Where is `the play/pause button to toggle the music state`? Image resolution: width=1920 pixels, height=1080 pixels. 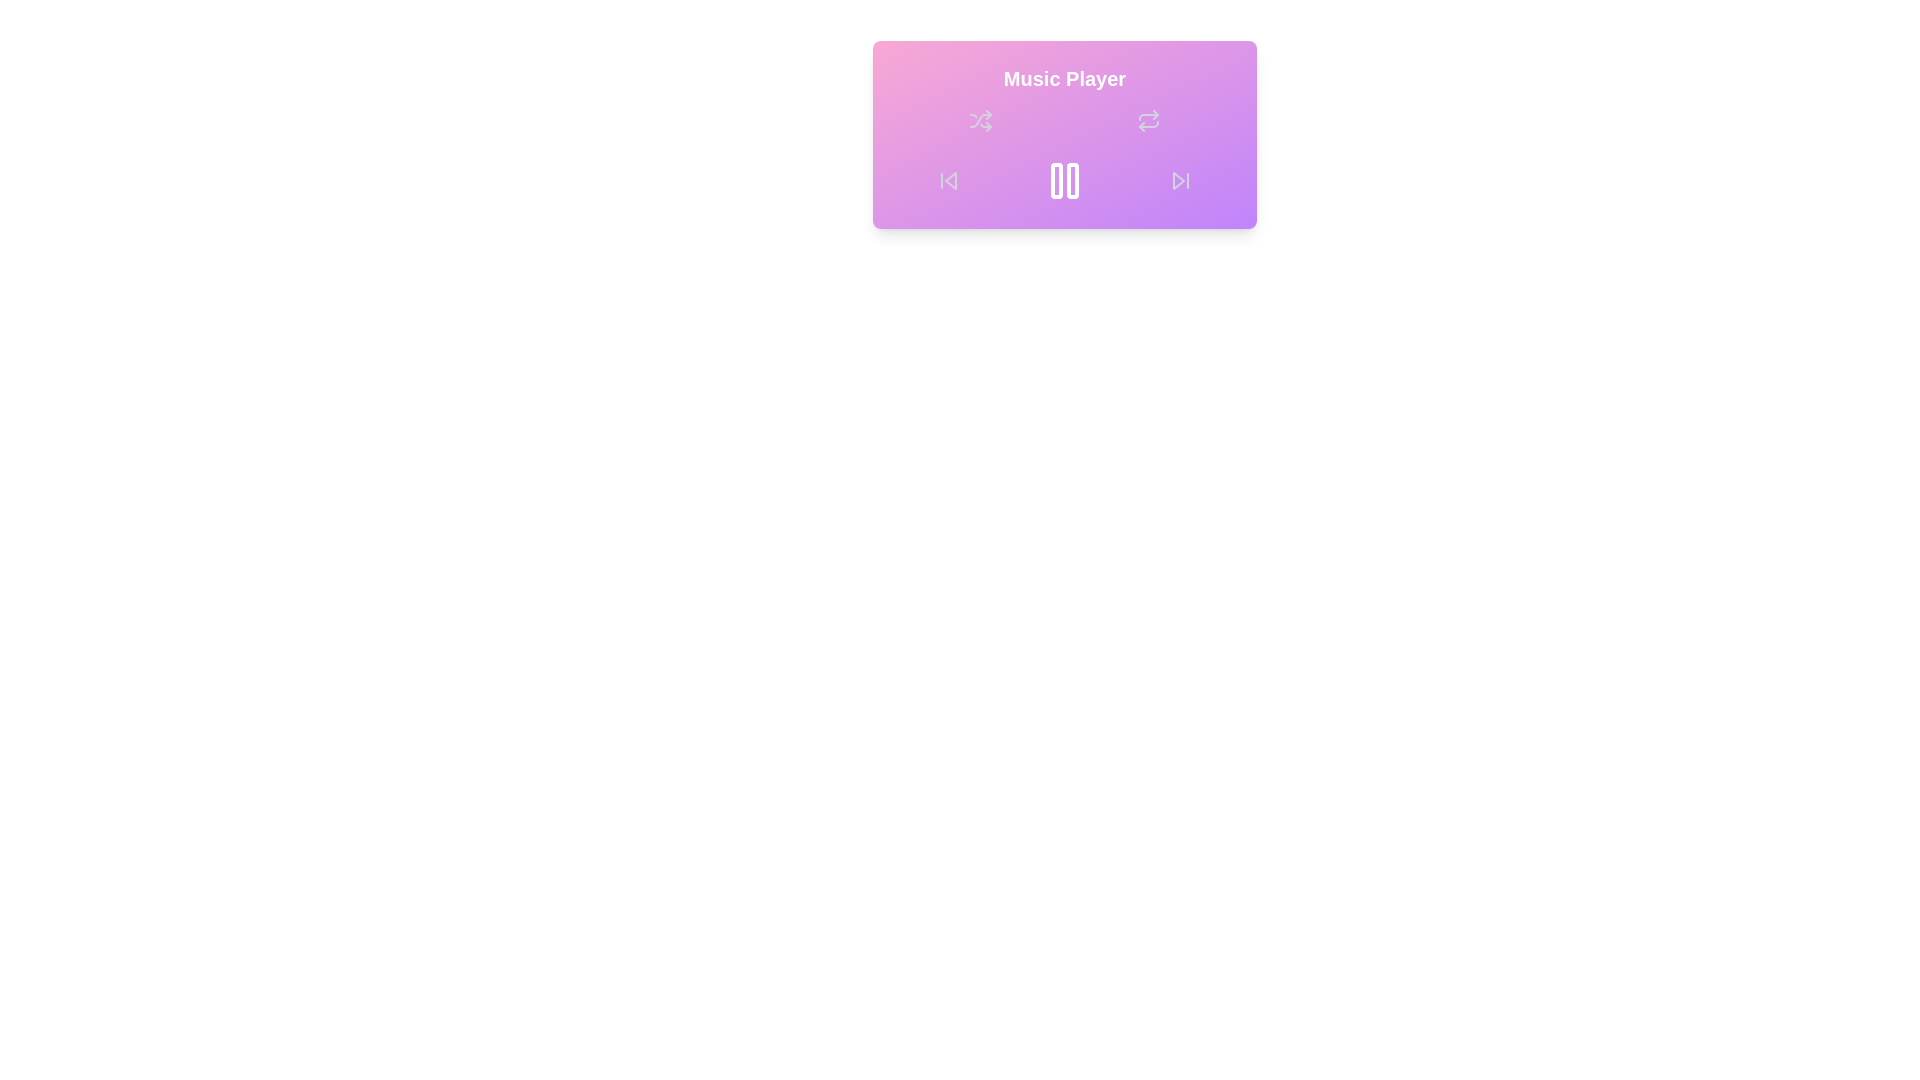 the play/pause button to toggle the music state is located at coordinates (1064, 181).